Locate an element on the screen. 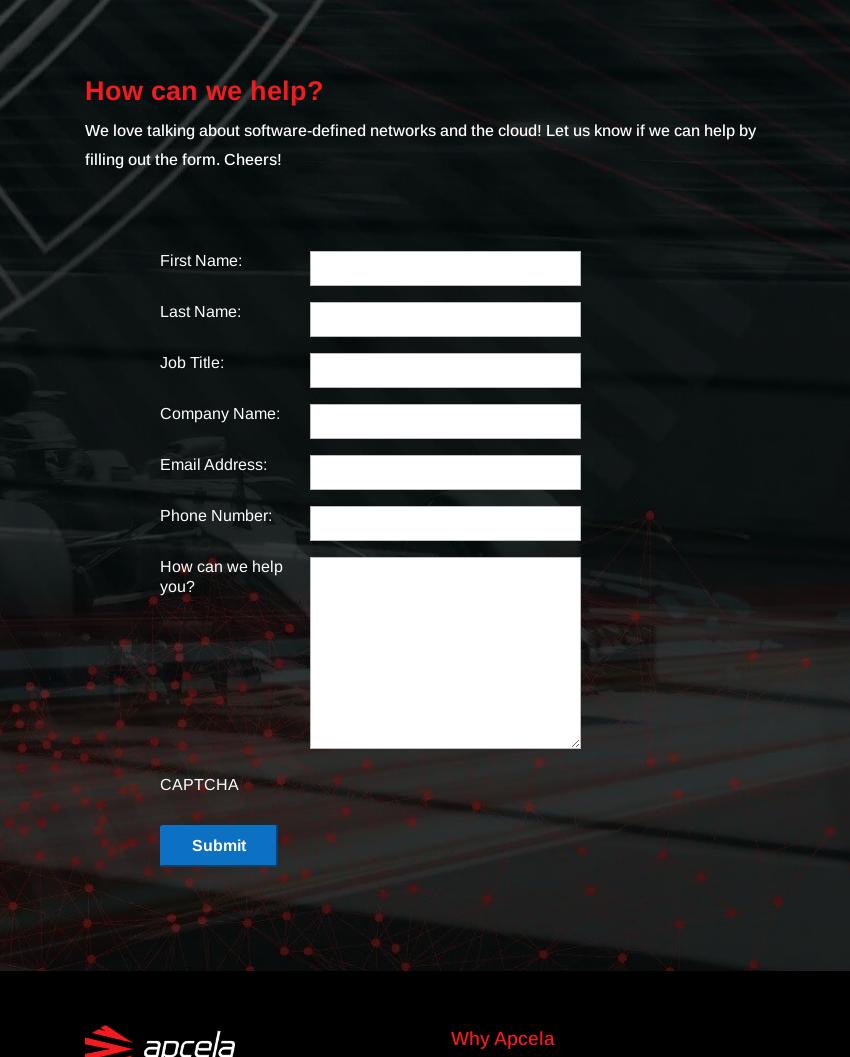 The image size is (850, 1057). 'Last Name:' is located at coordinates (199, 311).